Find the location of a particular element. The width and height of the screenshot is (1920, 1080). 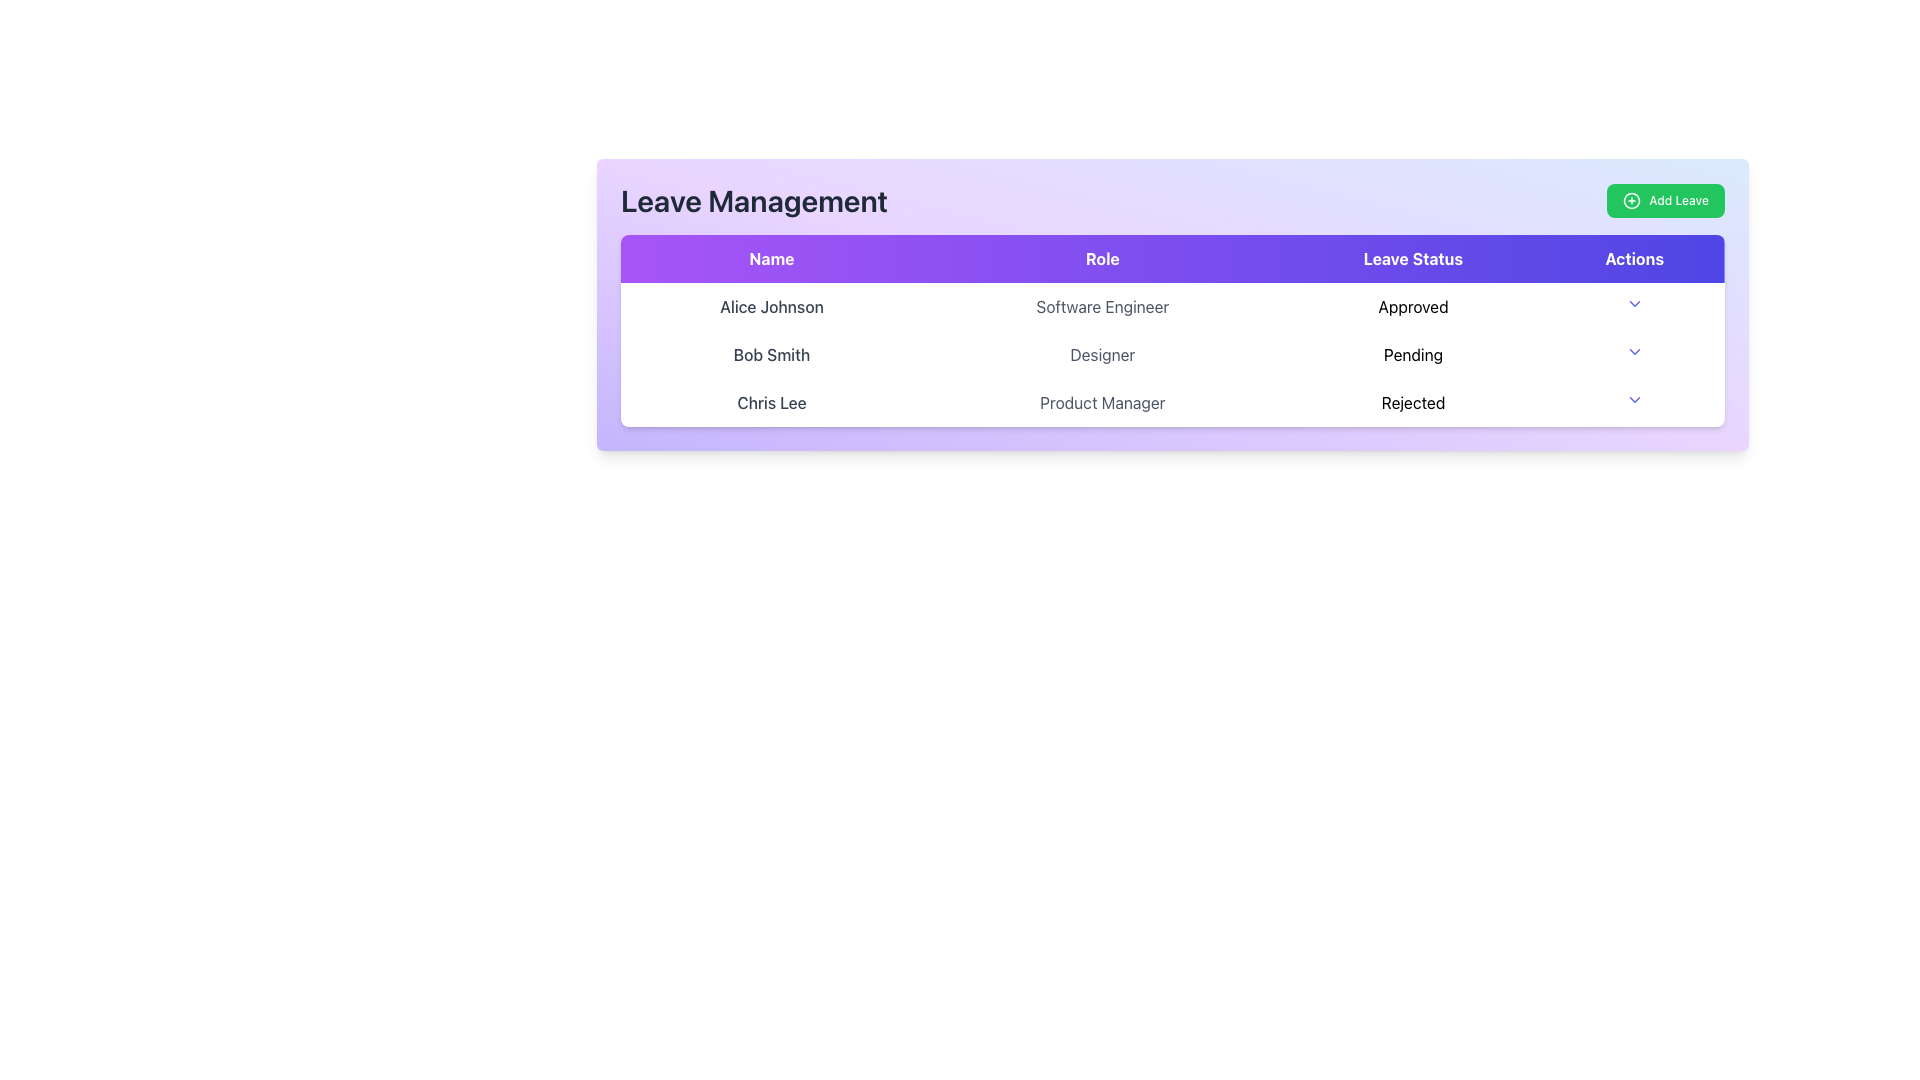

the dropdown toggle button located in the far-right column of the row labeled Bob Smith and Designer in the Leave Management table to indicate interactivity is located at coordinates (1634, 353).